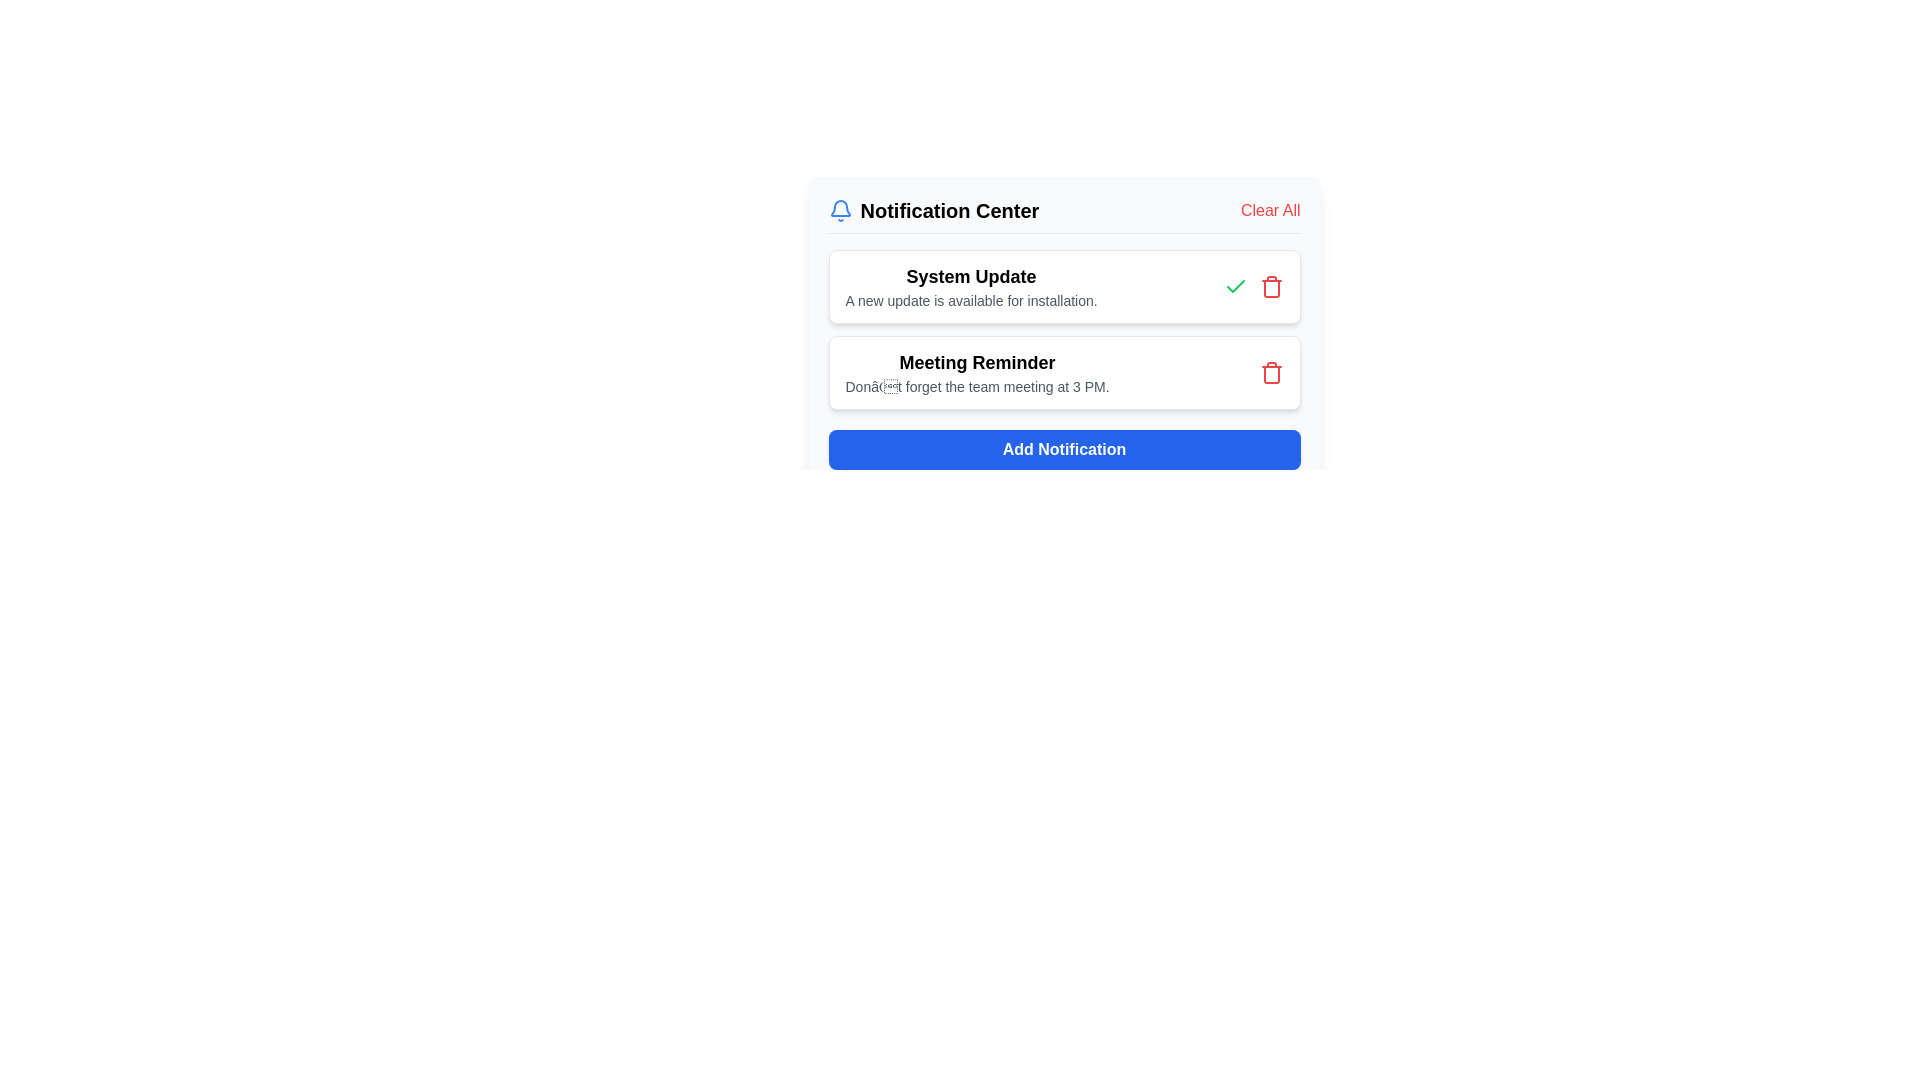 The height and width of the screenshot is (1080, 1920). I want to click on the reminder message text that reads 'Don’t forget the team meeting at 3 PM.', which is displayed in smaller, grey-colored font beneath the 'Meeting Reminder' title and above the 'Add Notification' button, so click(977, 386).